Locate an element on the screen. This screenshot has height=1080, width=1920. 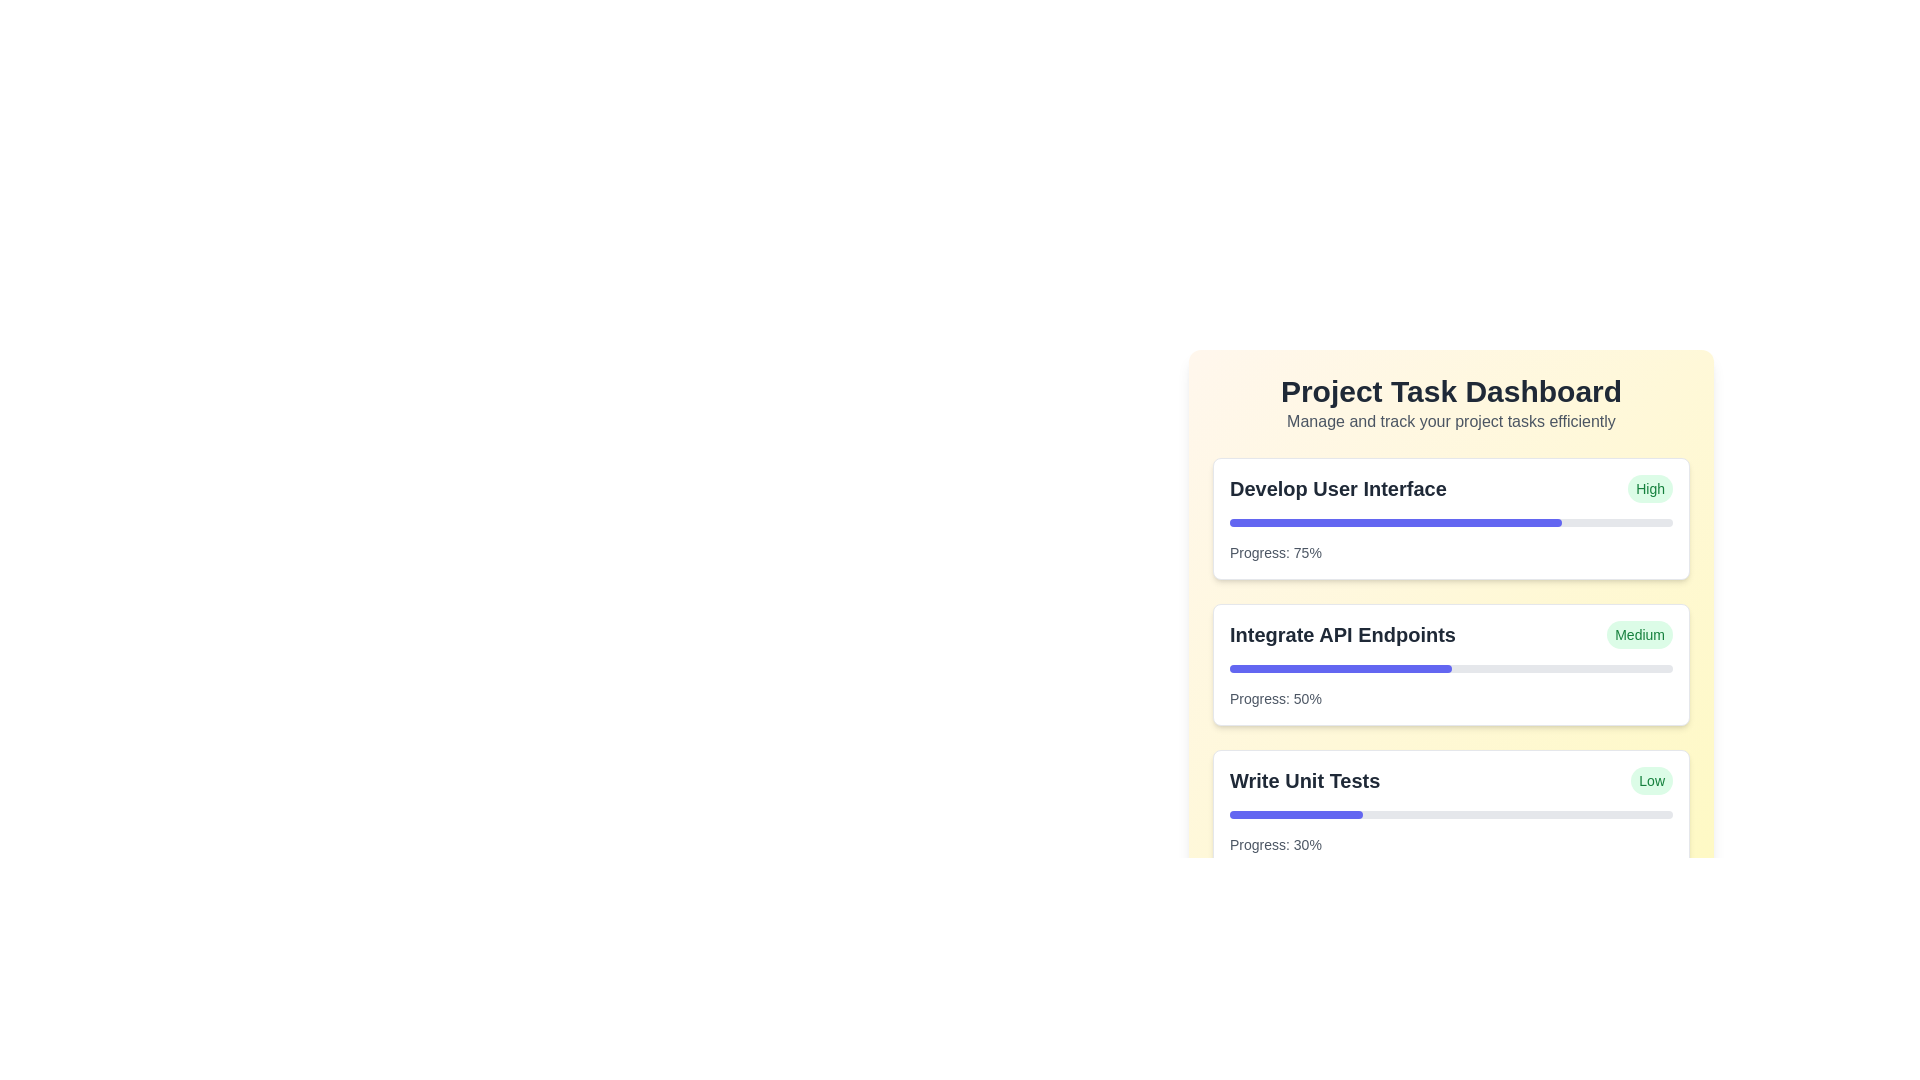
text content of the text label displaying 'Progress: 75%' located under the progress bar in the 'Develop User Interface' task card of the 'Project Task Dashboard' is located at coordinates (1274, 552).